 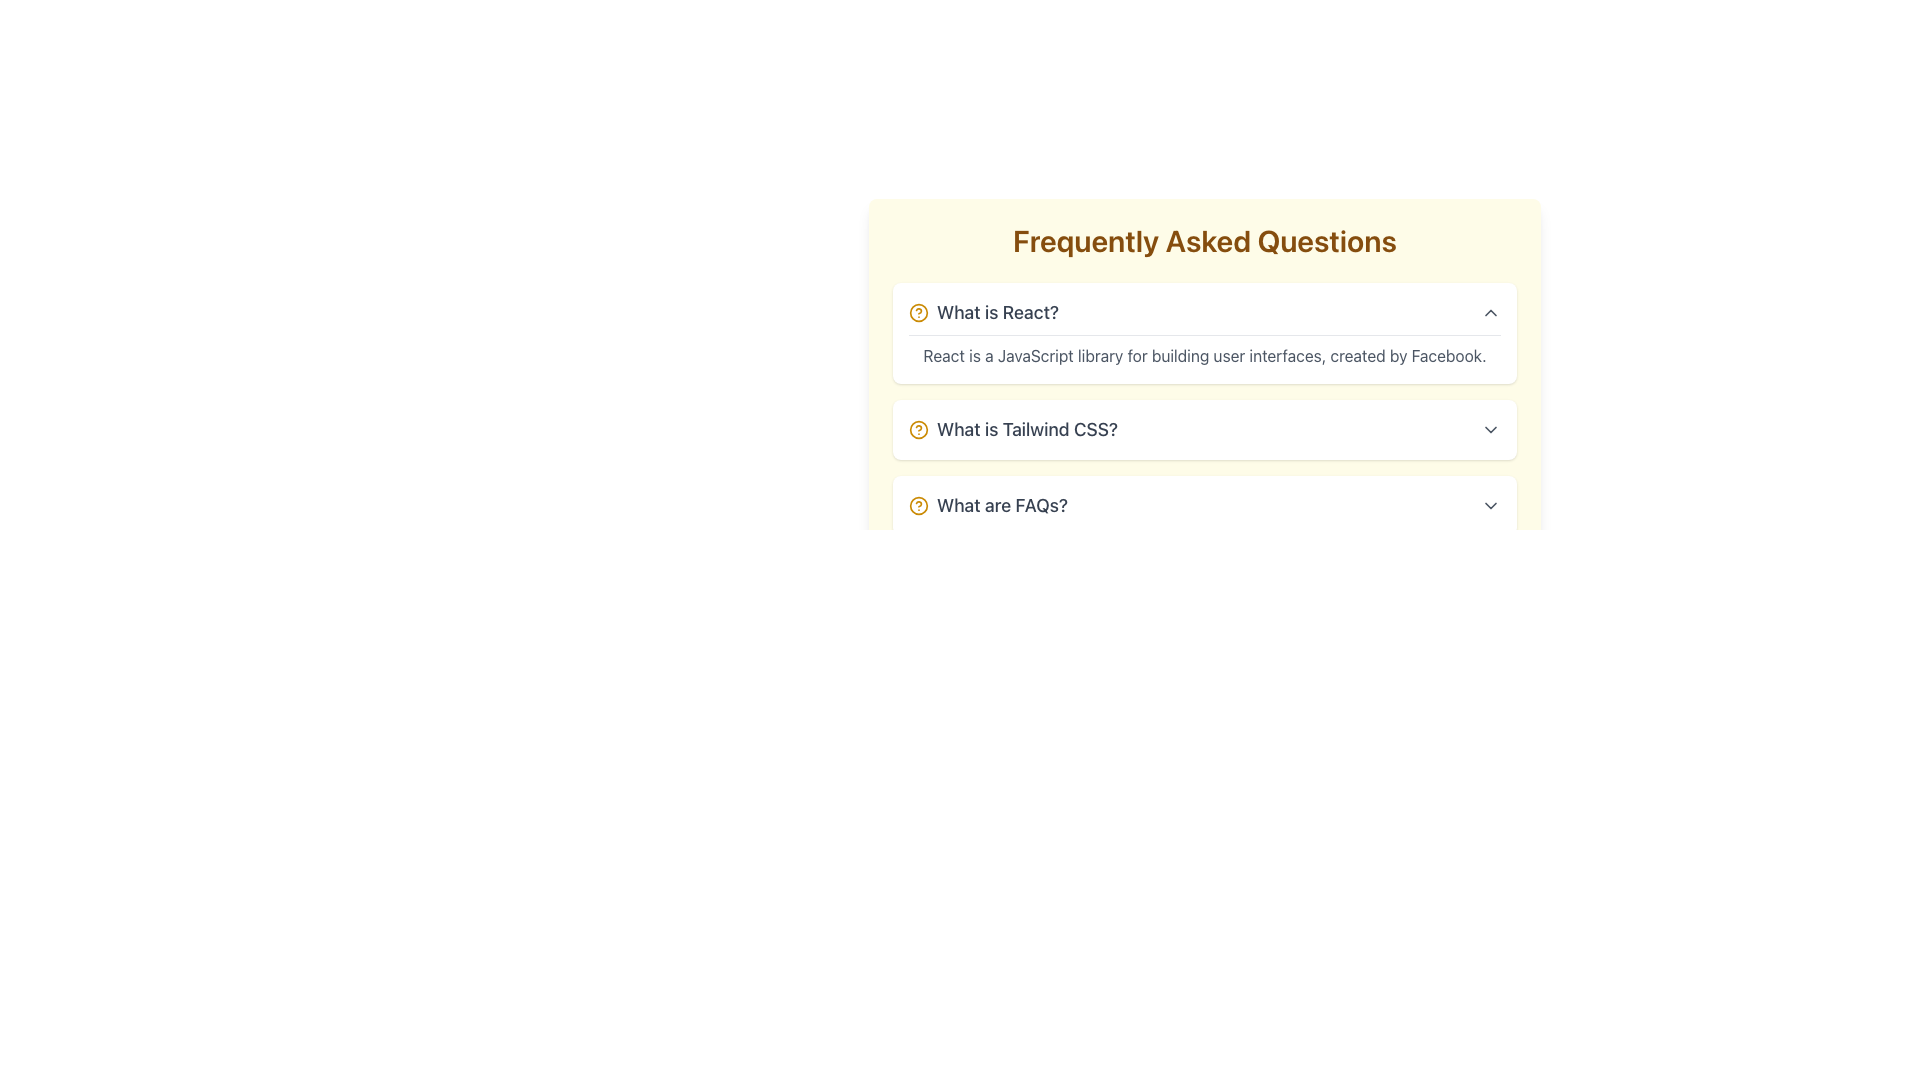 I want to click on the static text description providing details for the FAQ question 'What is React?' located beneath the question, so click(x=1203, y=350).